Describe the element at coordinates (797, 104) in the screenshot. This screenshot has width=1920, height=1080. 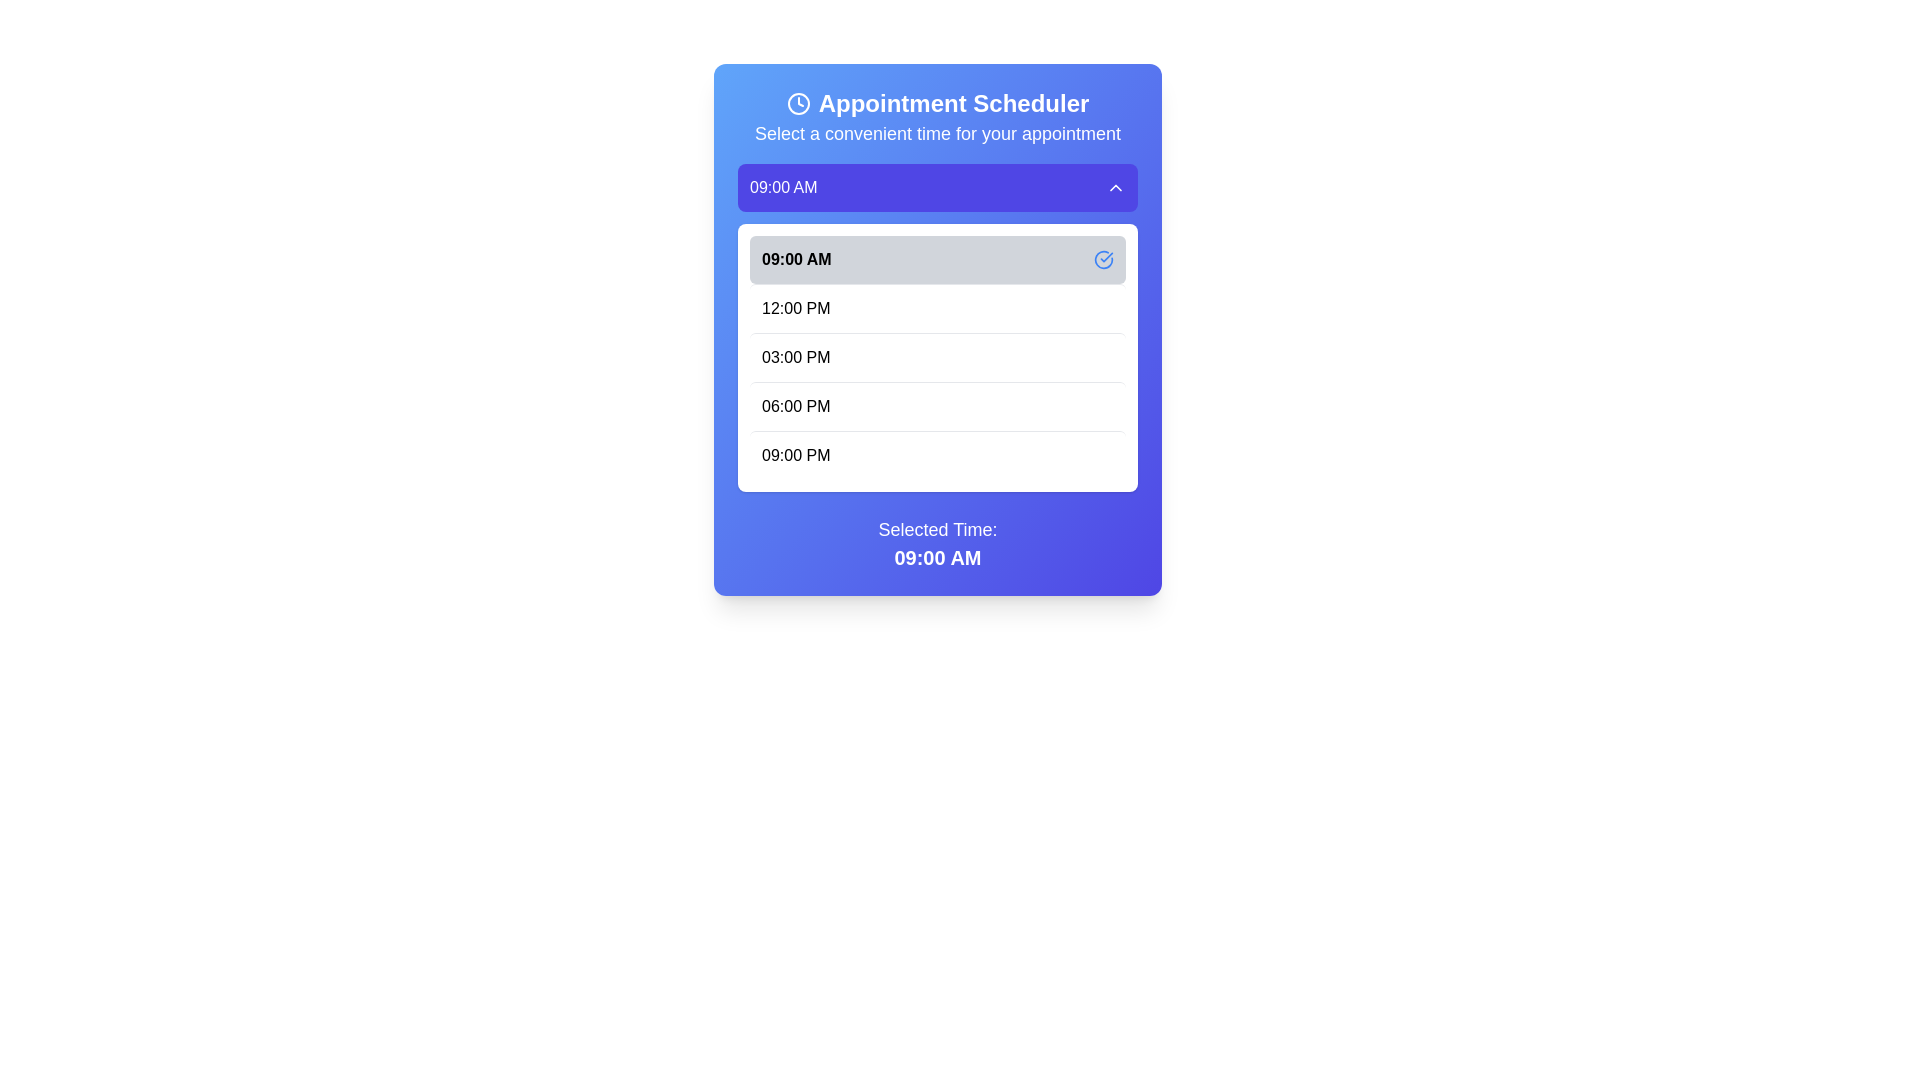
I see `the clock icon located to the left of the 'Appointment Scheduler' text header` at that location.